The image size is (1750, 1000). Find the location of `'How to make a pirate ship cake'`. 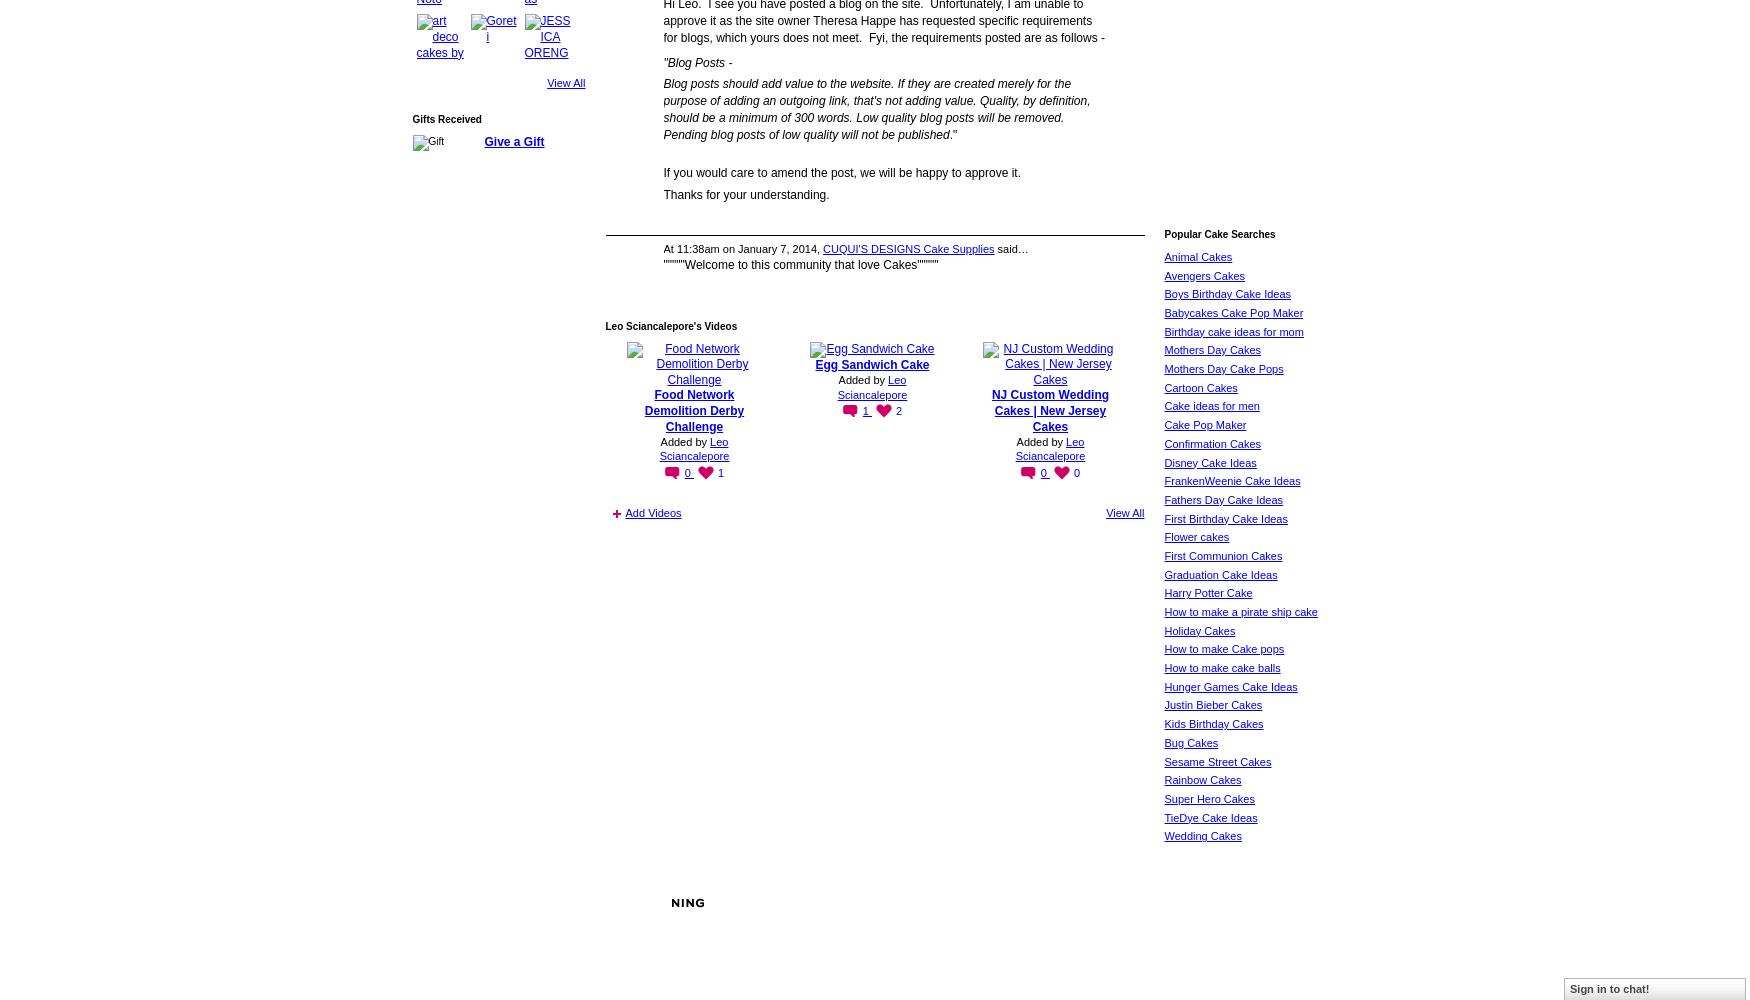

'How to make a pirate ship cake' is located at coordinates (1240, 611).